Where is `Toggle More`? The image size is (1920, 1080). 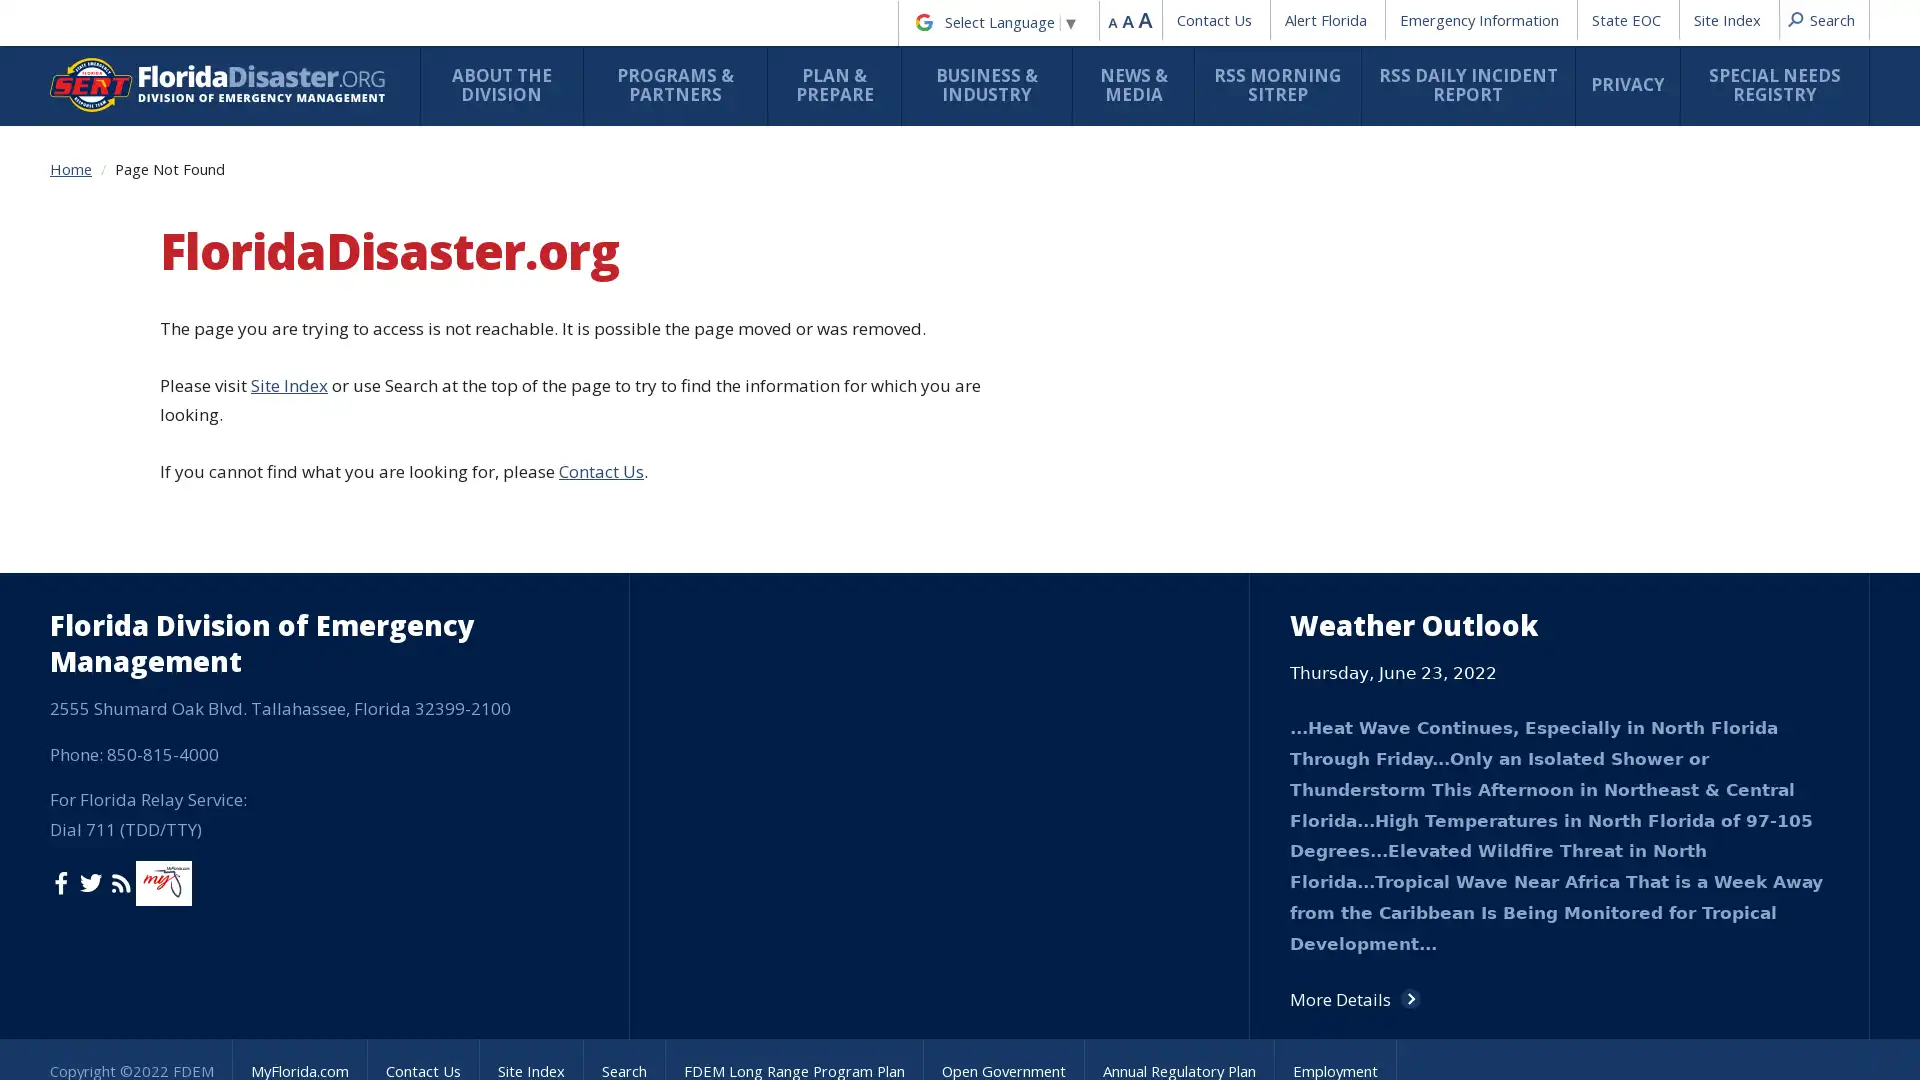
Toggle More is located at coordinates (1002, 765).